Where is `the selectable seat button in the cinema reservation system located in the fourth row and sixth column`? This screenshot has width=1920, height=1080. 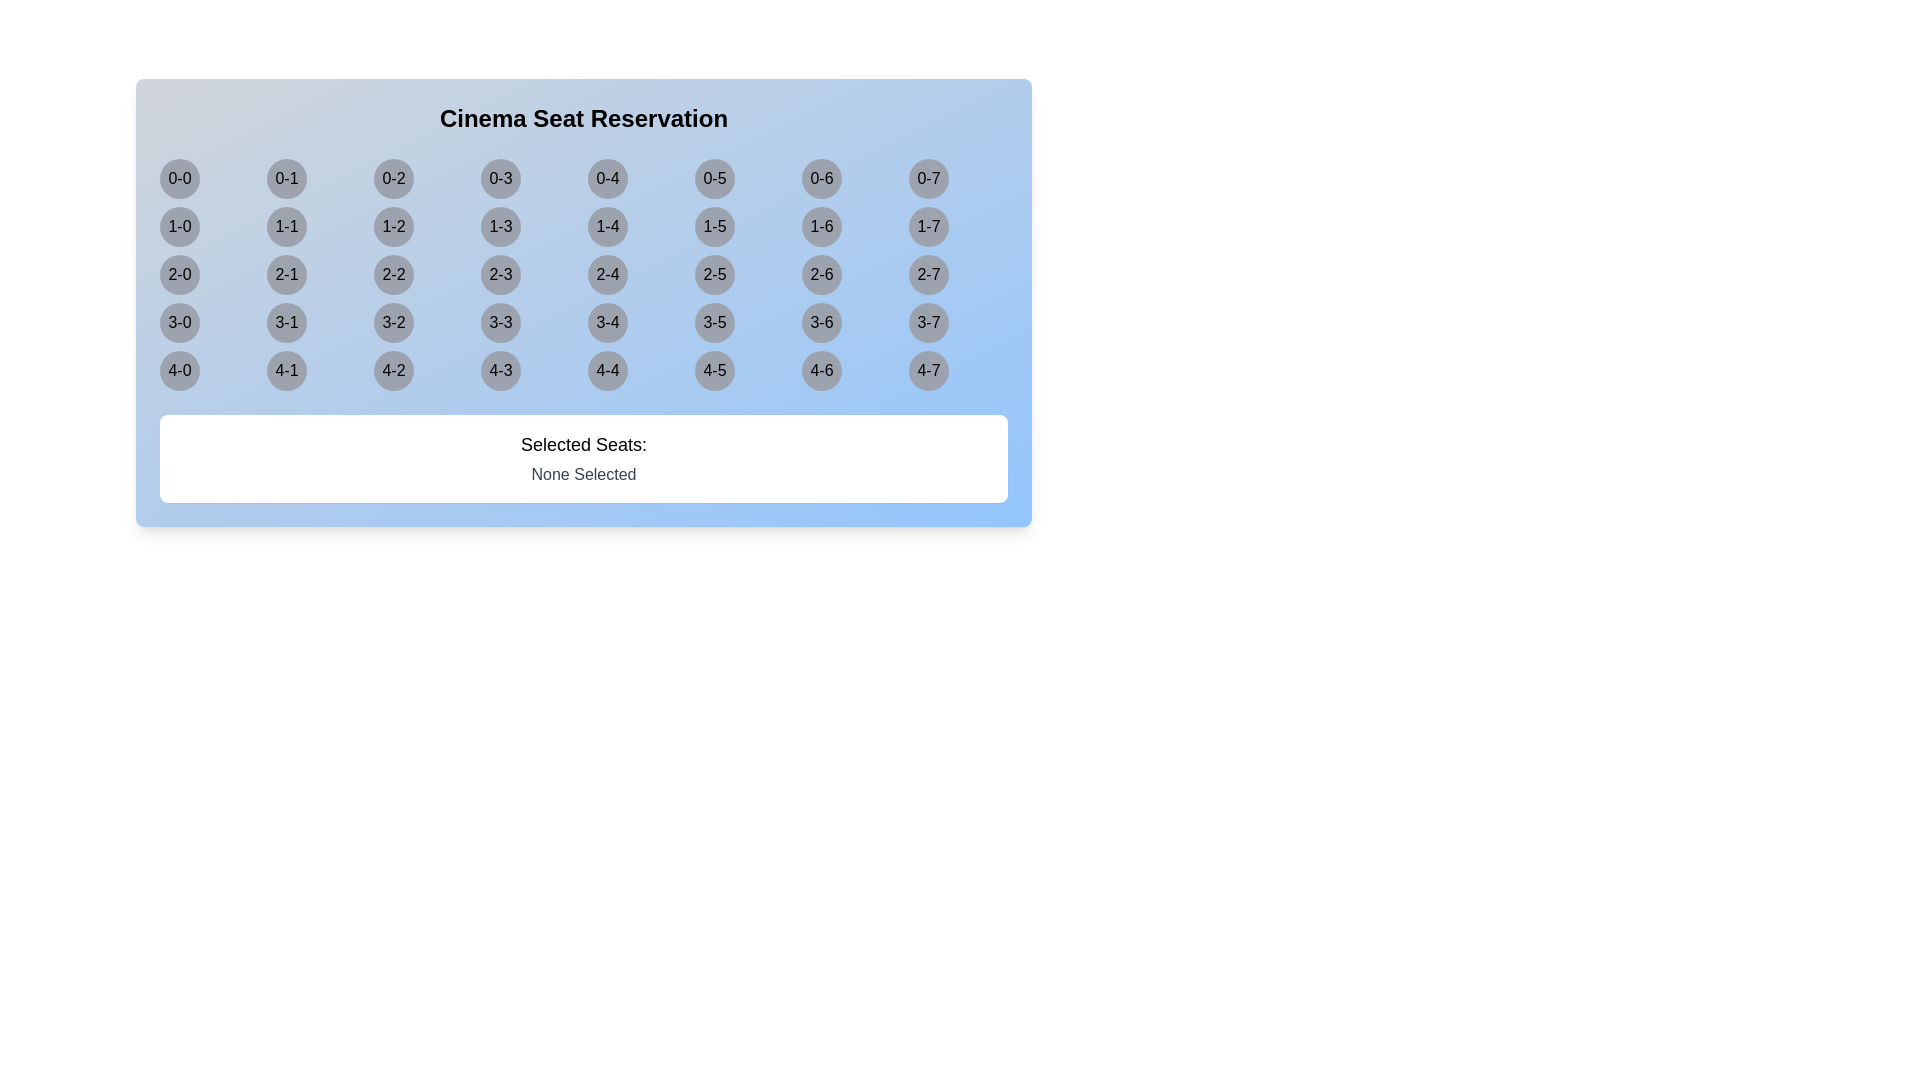 the selectable seat button in the cinema reservation system located in the fourth row and sixth column is located at coordinates (715, 322).